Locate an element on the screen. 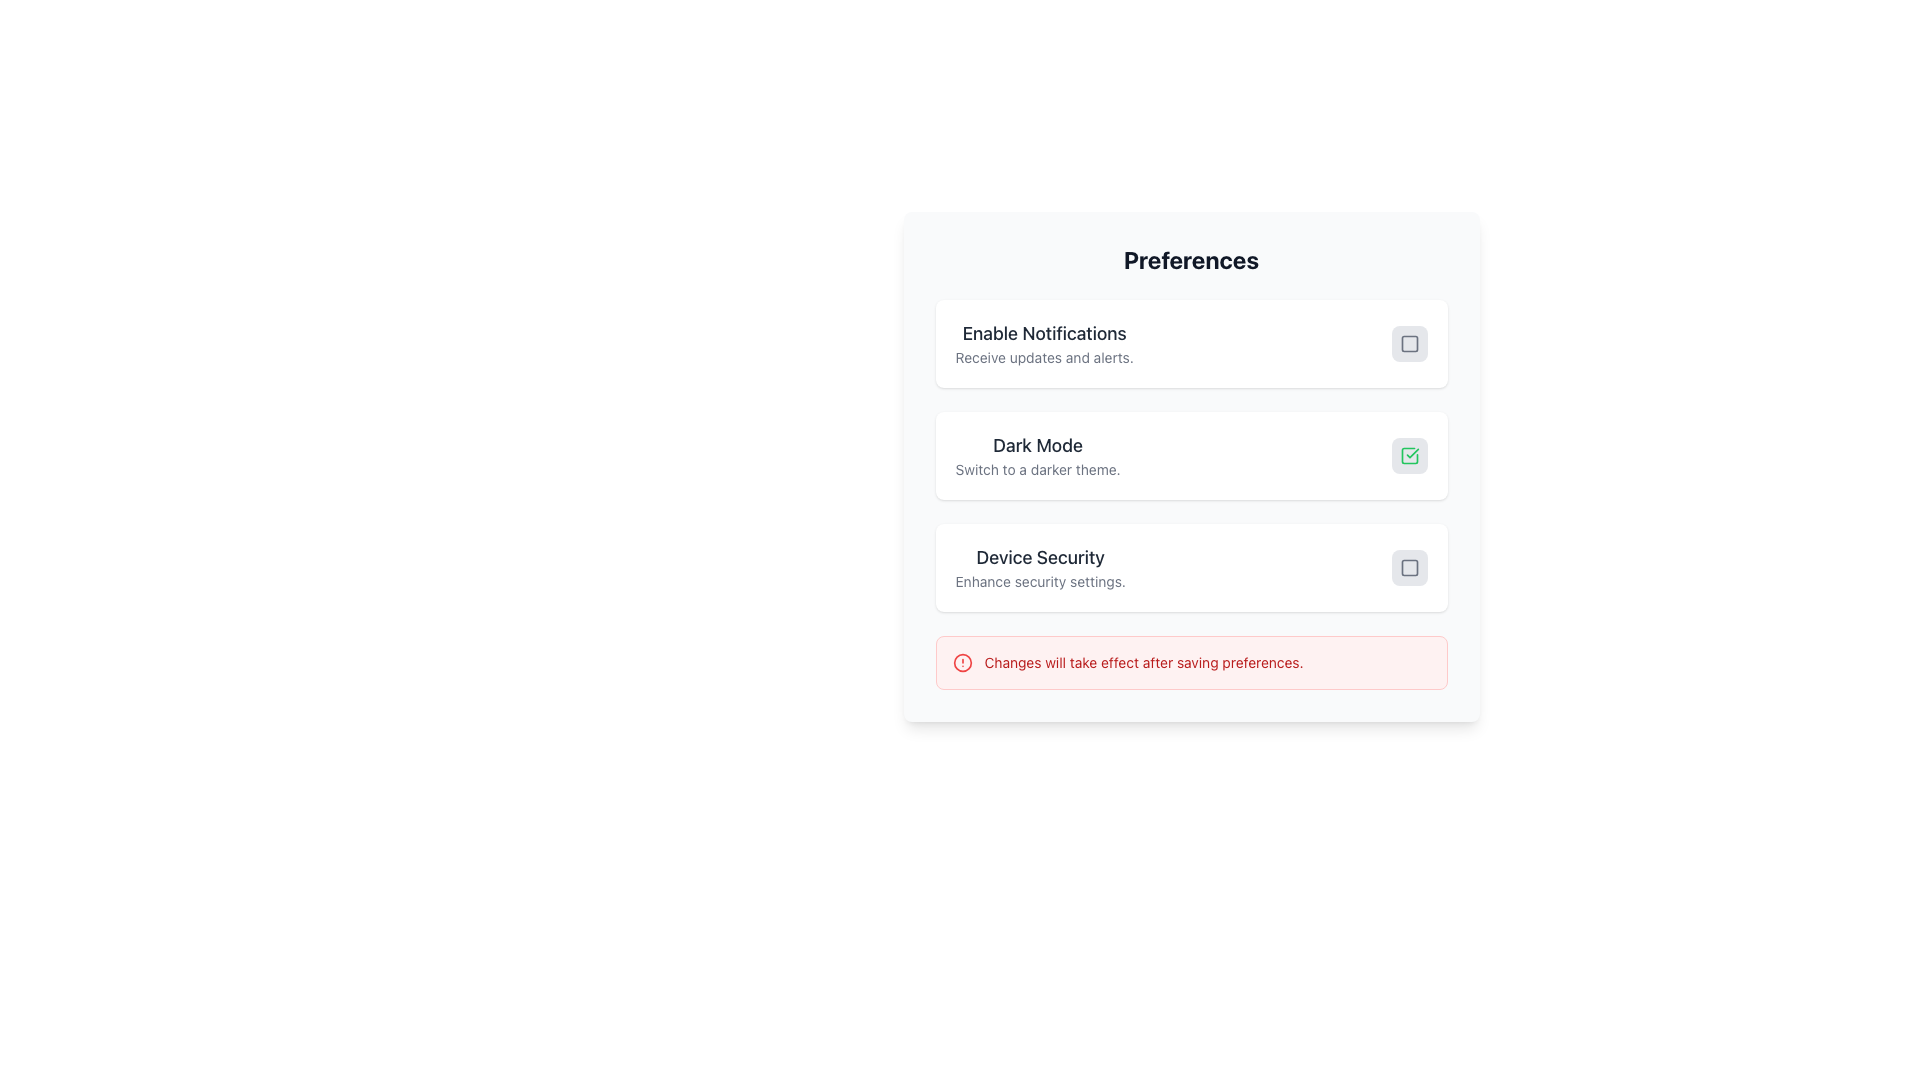 This screenshot has width=1920, height=1080. text description of the 'Enable Notifications' option located in the topmost card of the settings list is located at coordinates (1043, 342).